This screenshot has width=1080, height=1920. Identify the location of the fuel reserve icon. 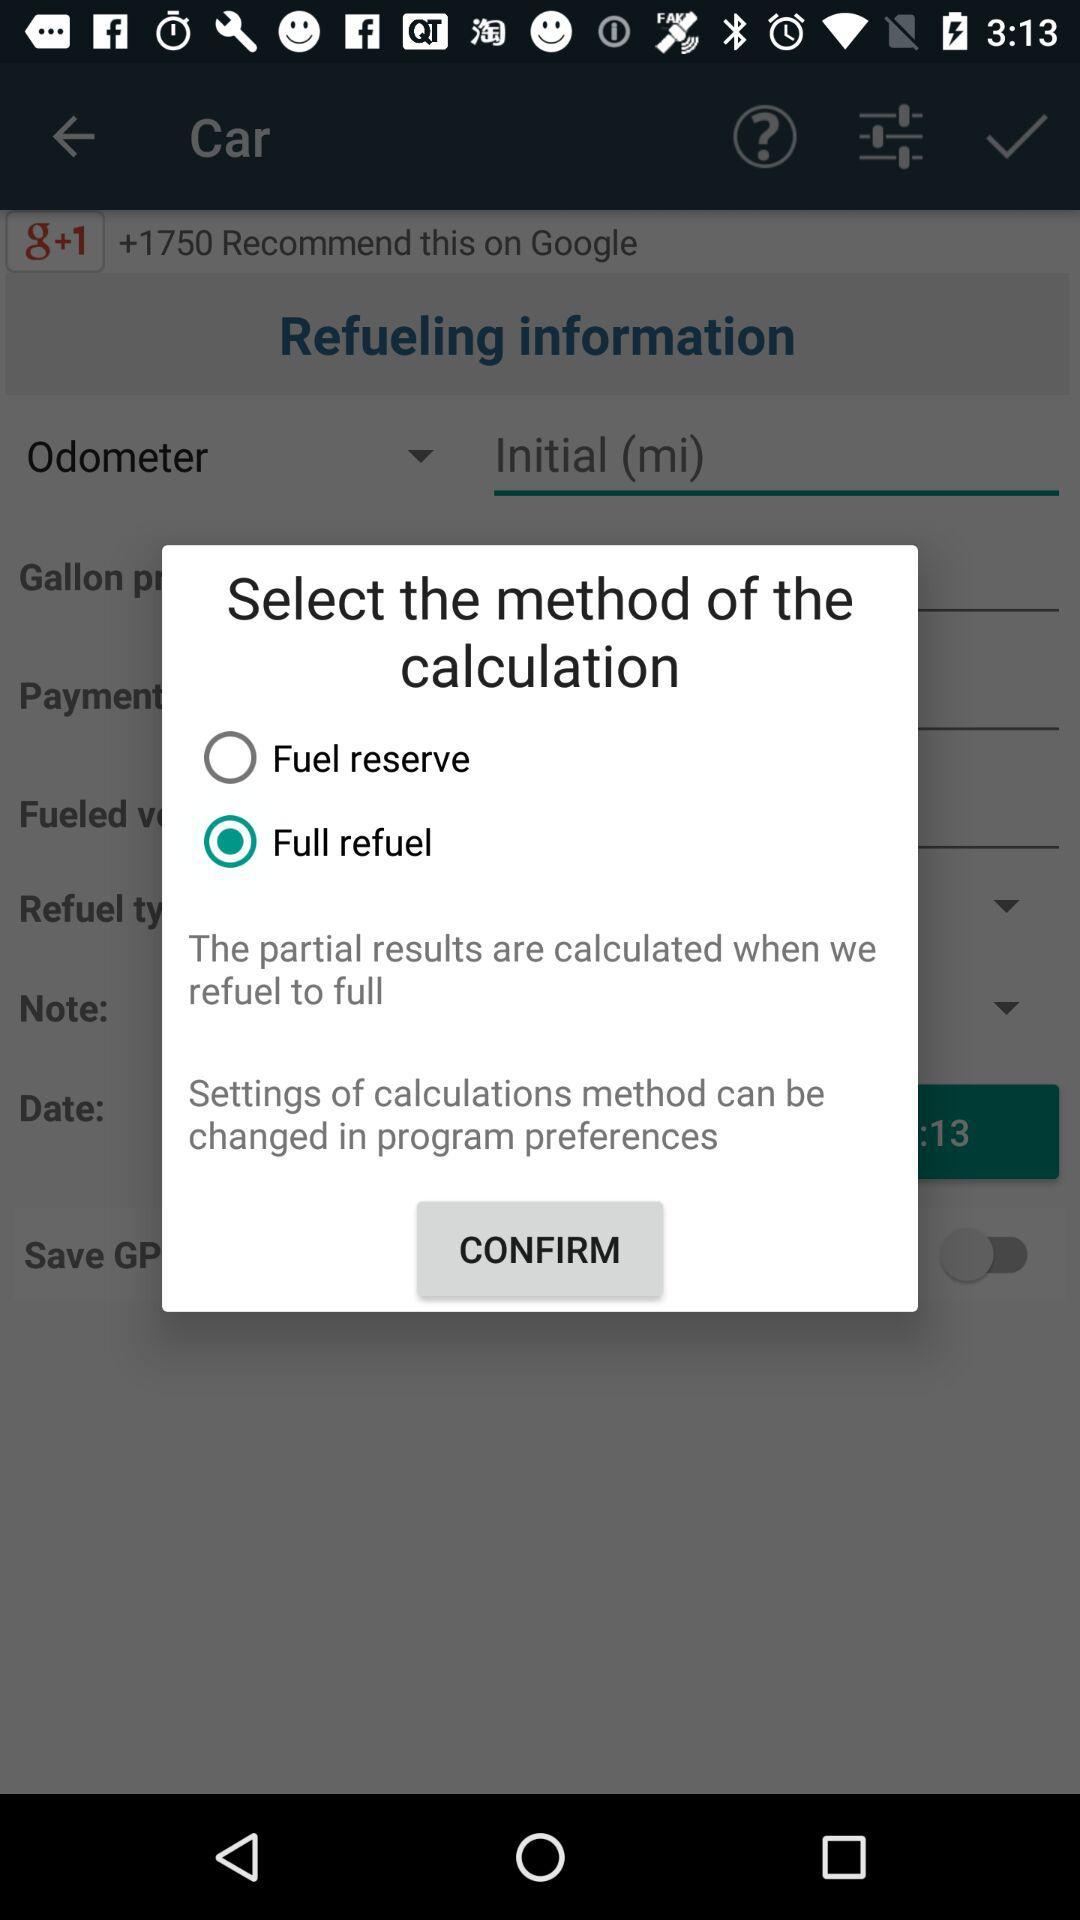
(553, 756).